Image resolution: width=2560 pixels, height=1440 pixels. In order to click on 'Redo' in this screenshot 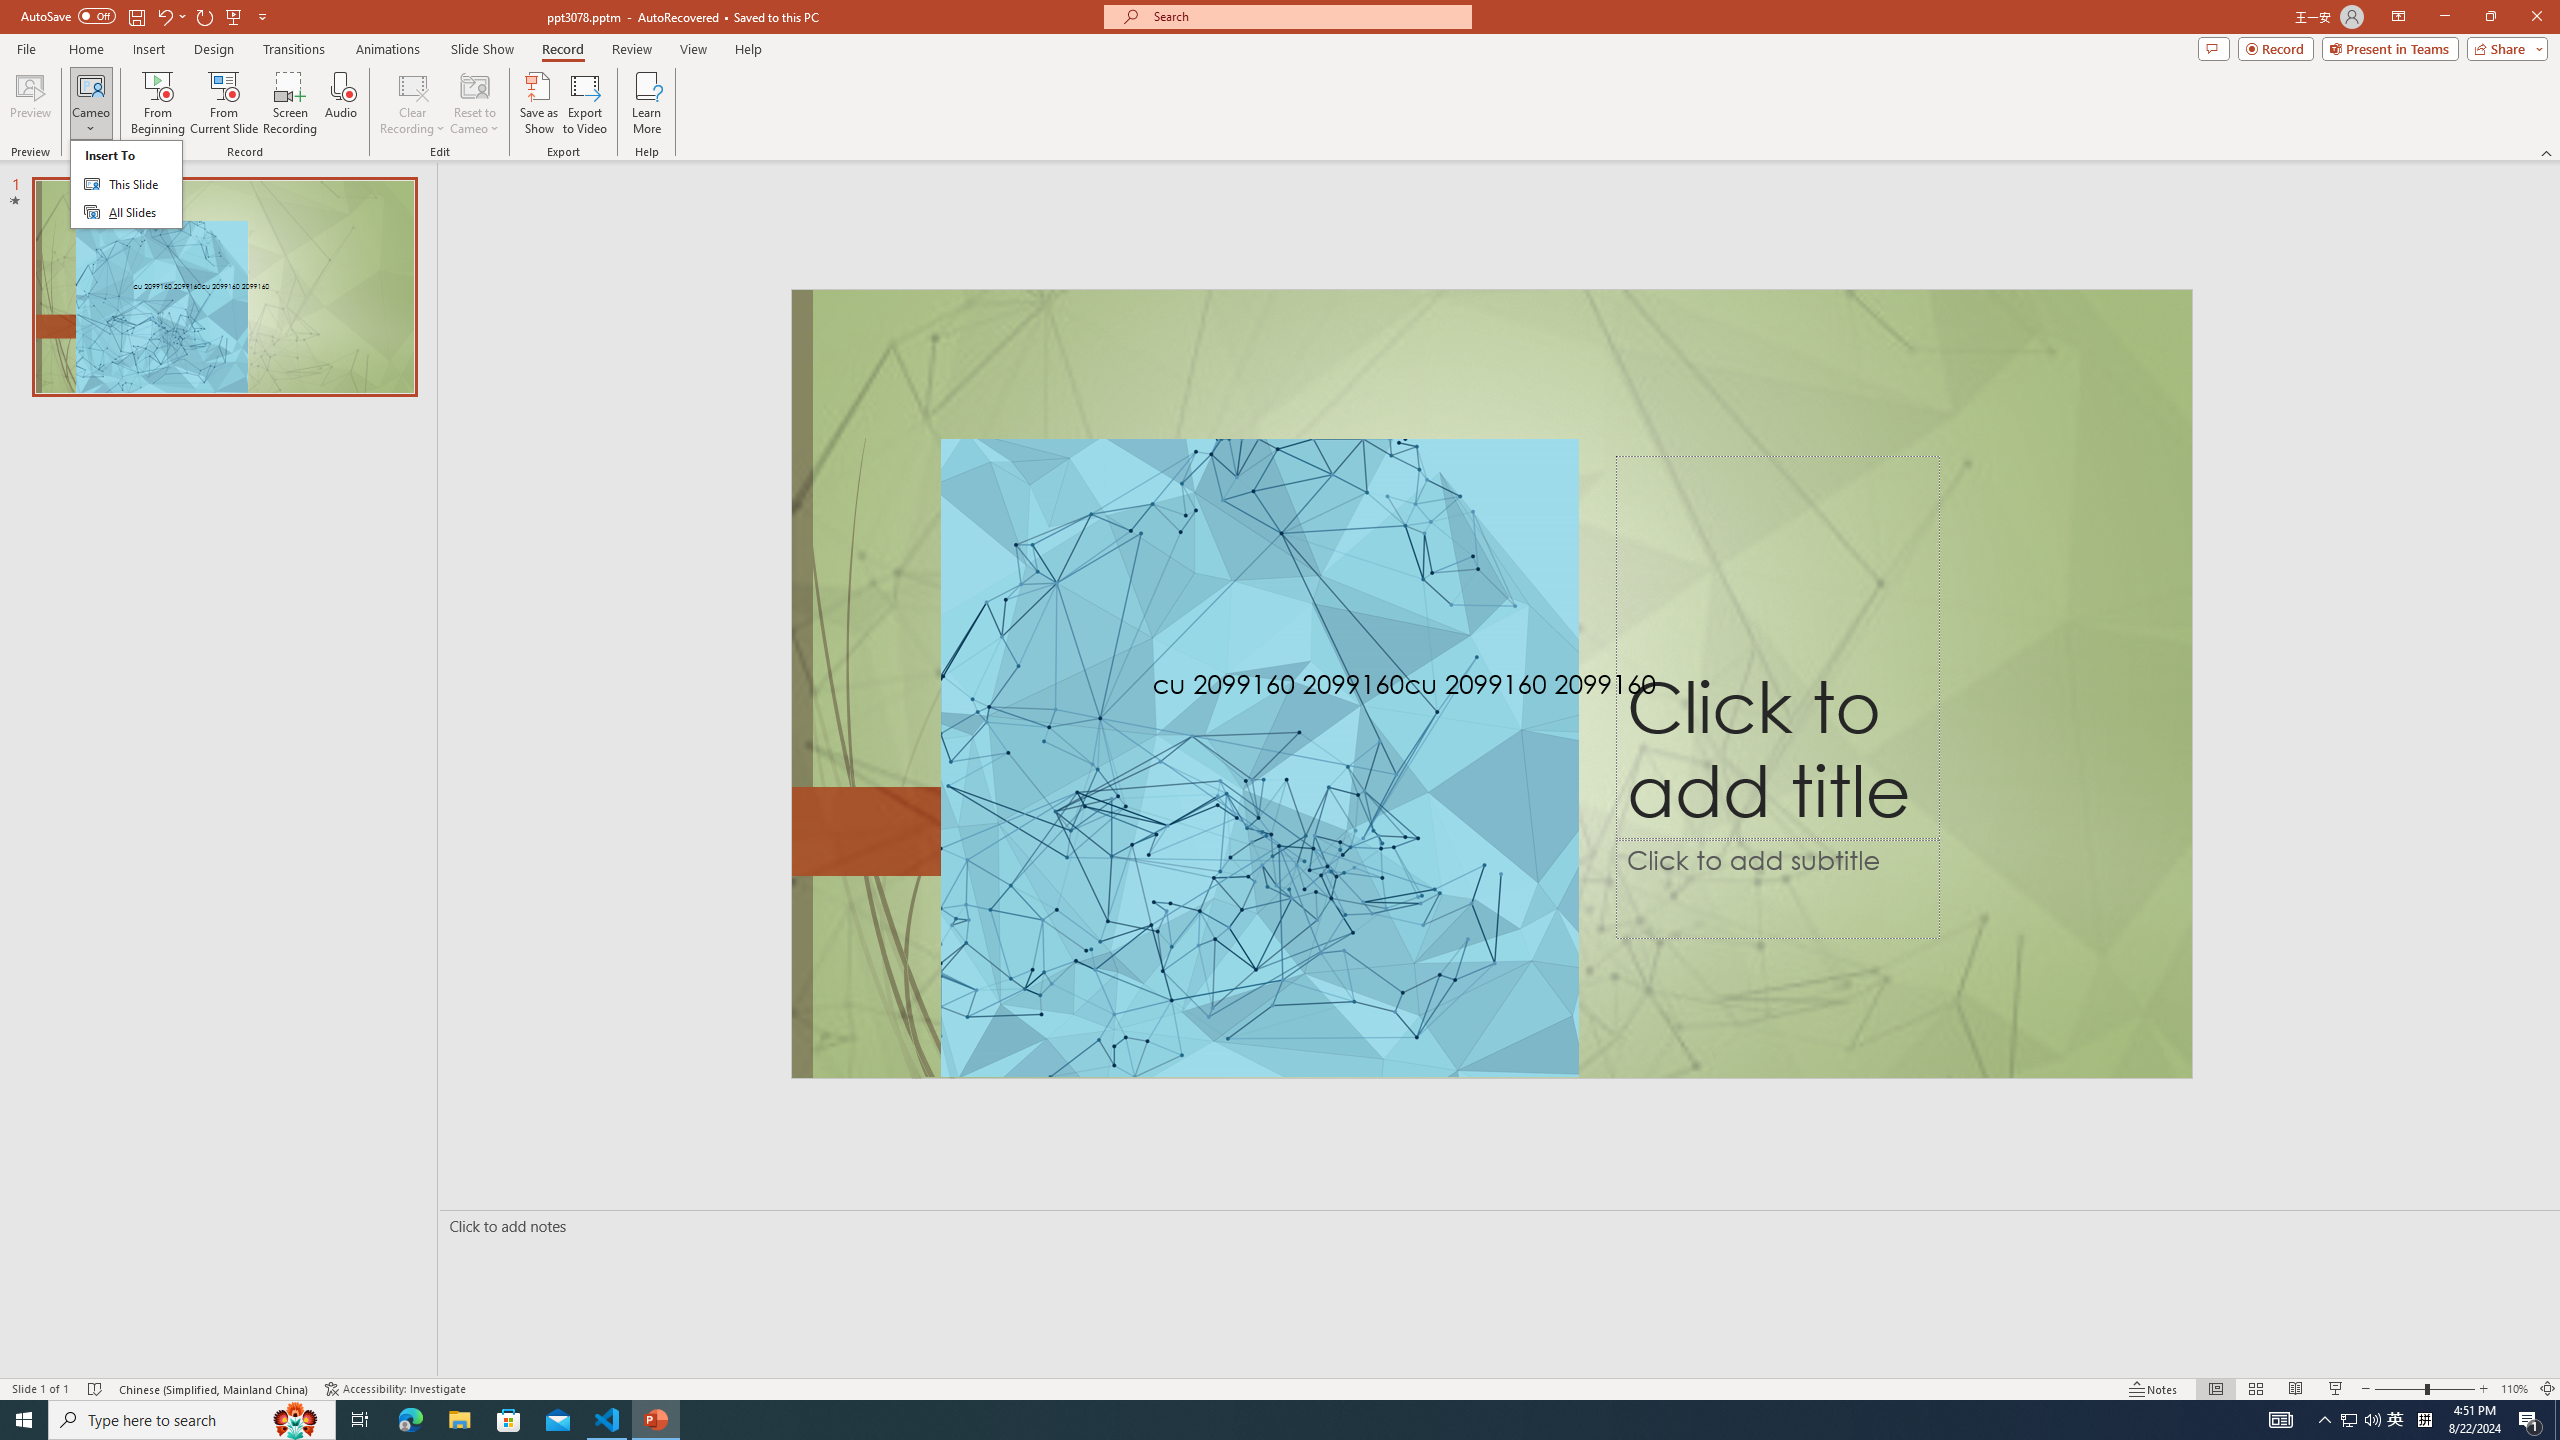, I will do `click(205, 15)`.